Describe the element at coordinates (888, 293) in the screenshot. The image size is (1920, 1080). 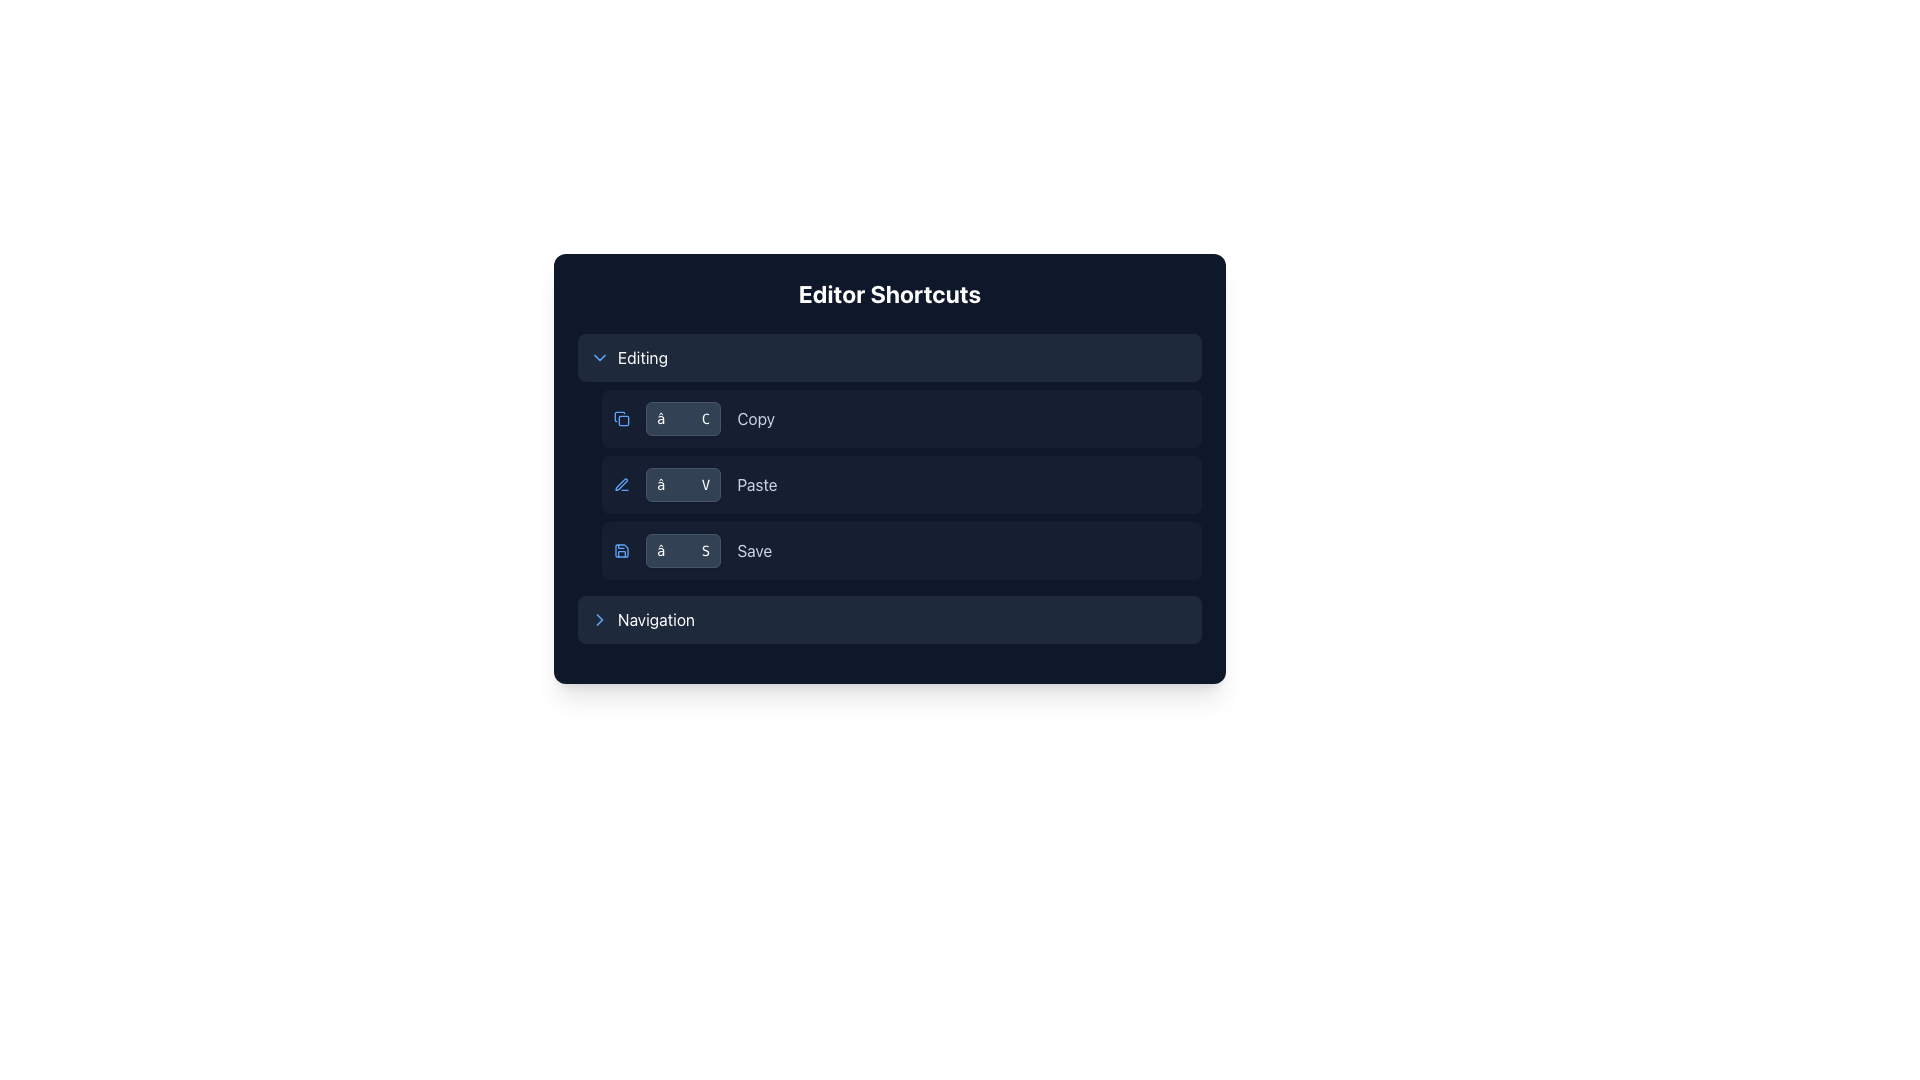
I see `the 'Editor Shortcuts' header text label, which is displayed in large, bold, white font on a dark blue background at the top of the widget` at that location.